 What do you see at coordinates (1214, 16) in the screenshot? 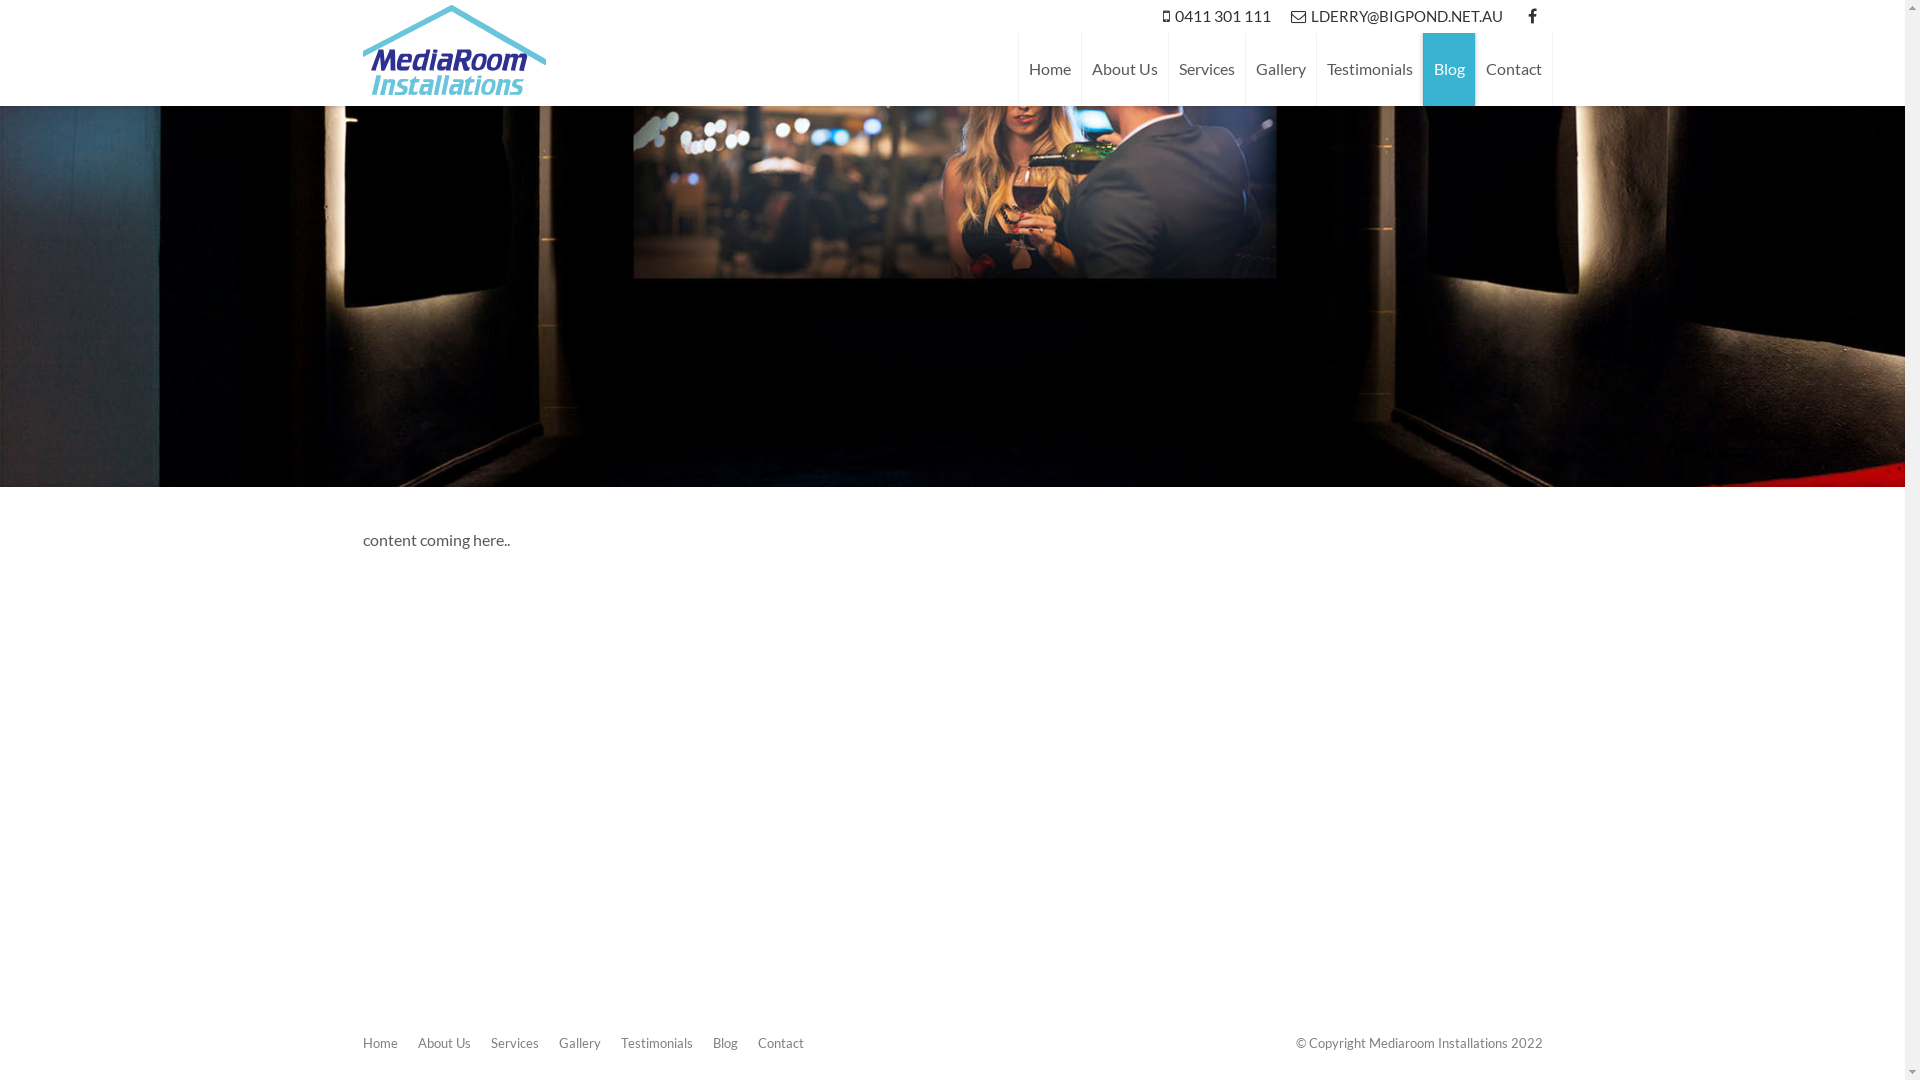
I see `'0411 301 111'` at bounding box center [1214, 16].